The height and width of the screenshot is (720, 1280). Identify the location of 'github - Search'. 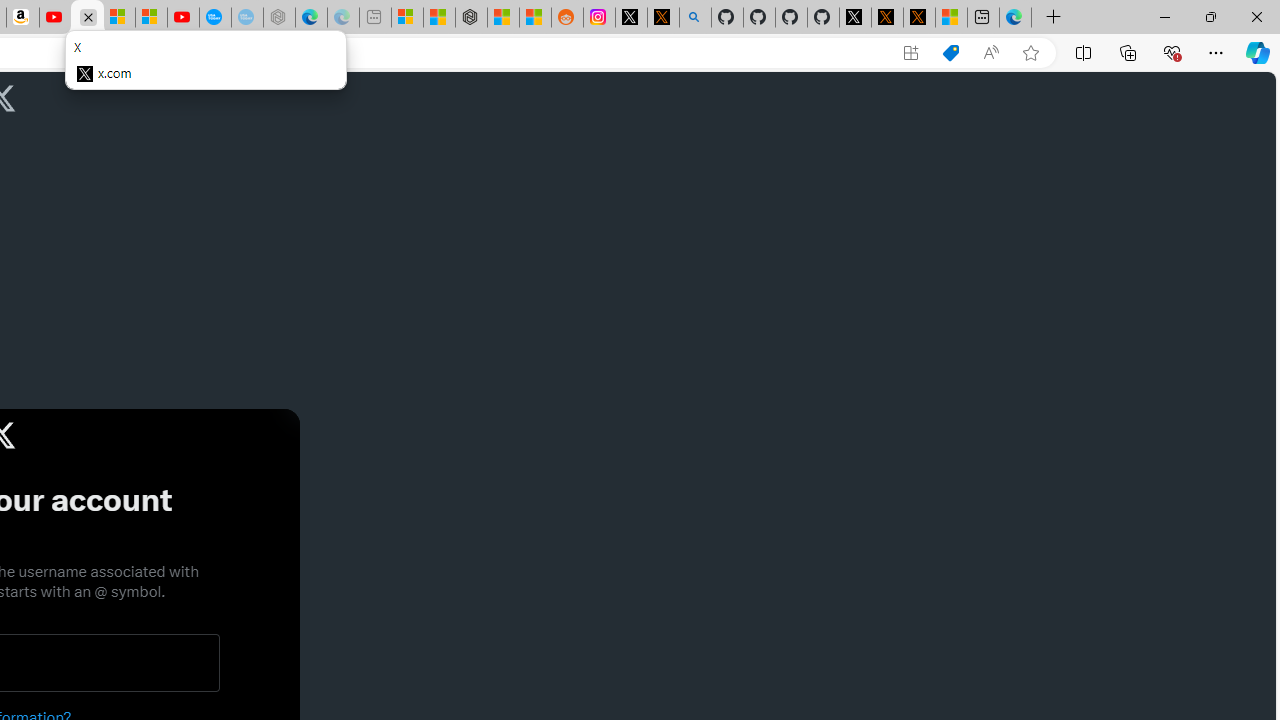
(695, 17).